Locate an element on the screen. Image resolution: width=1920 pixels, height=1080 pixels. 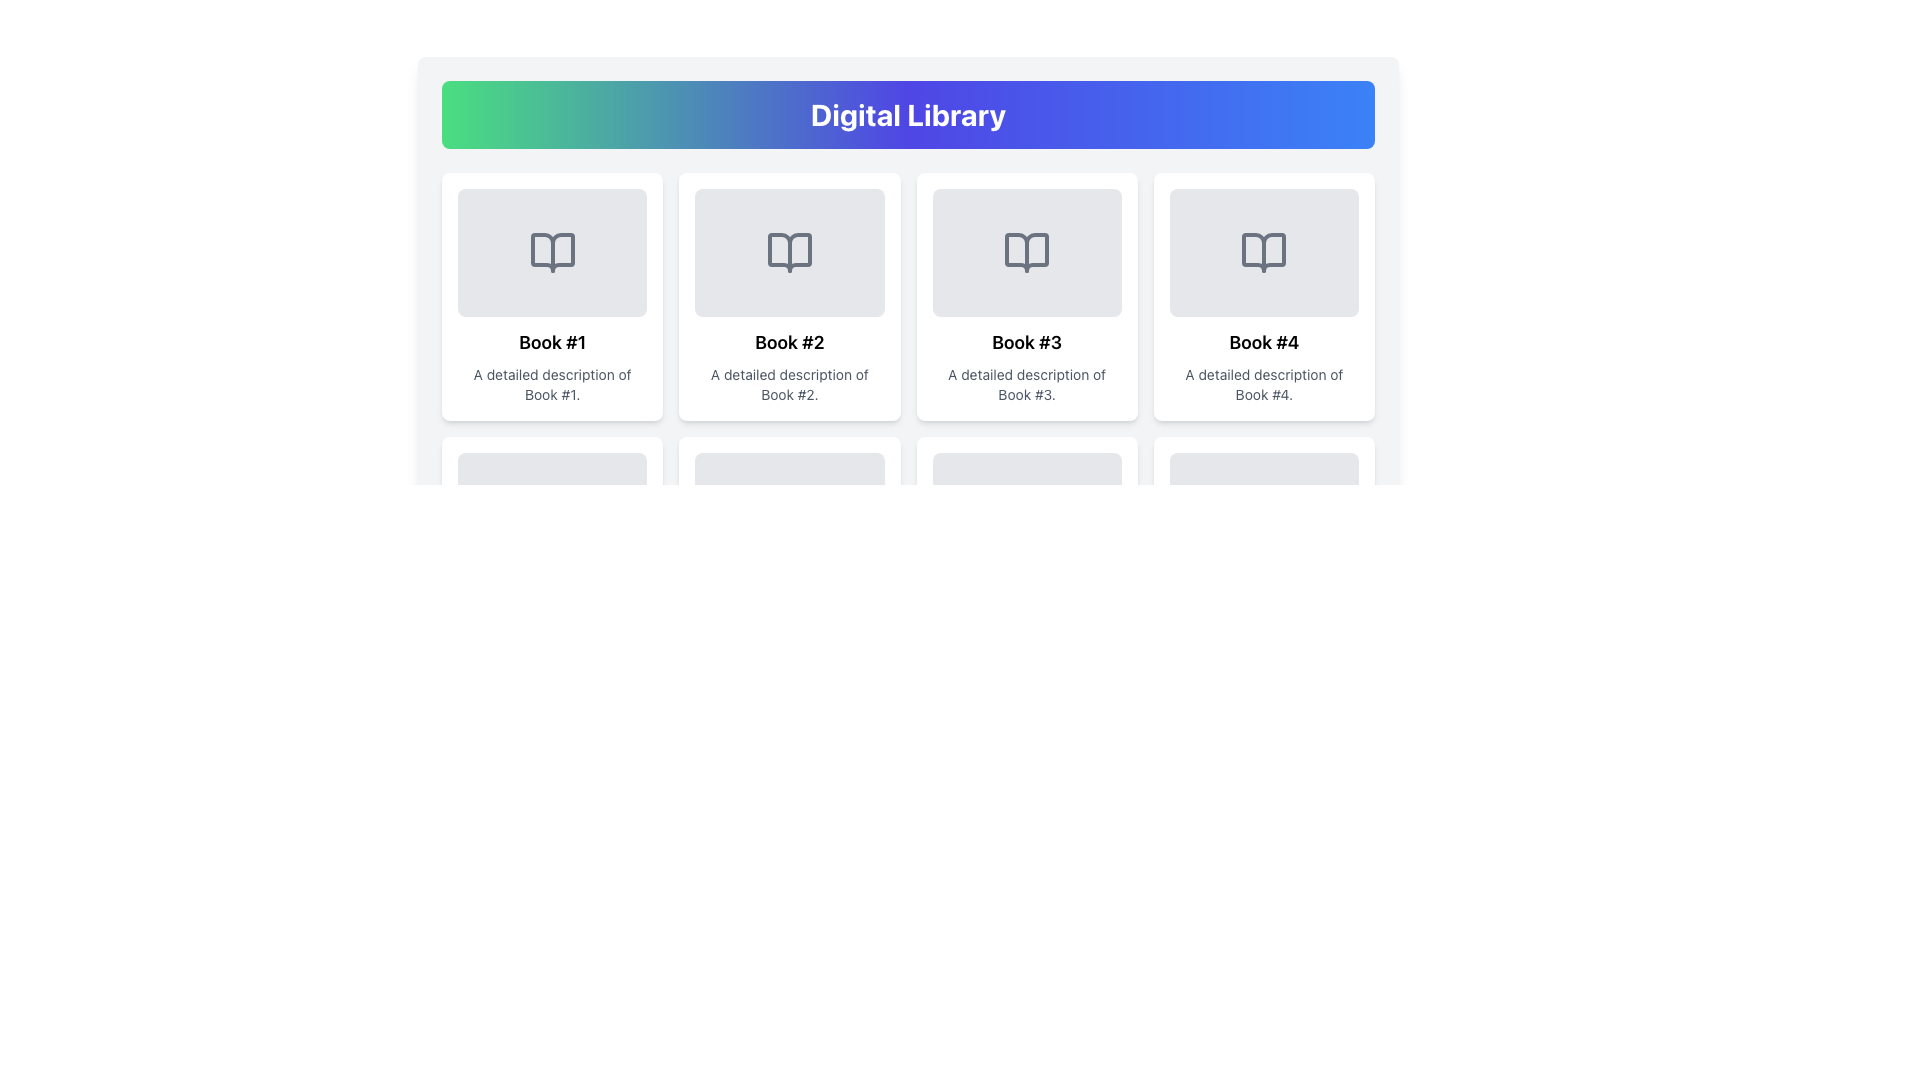
the right-hand page outline of the open book icon in the 'Book #2' card, which is the second card in the first row of the grid is located at coordinates (788, 252).